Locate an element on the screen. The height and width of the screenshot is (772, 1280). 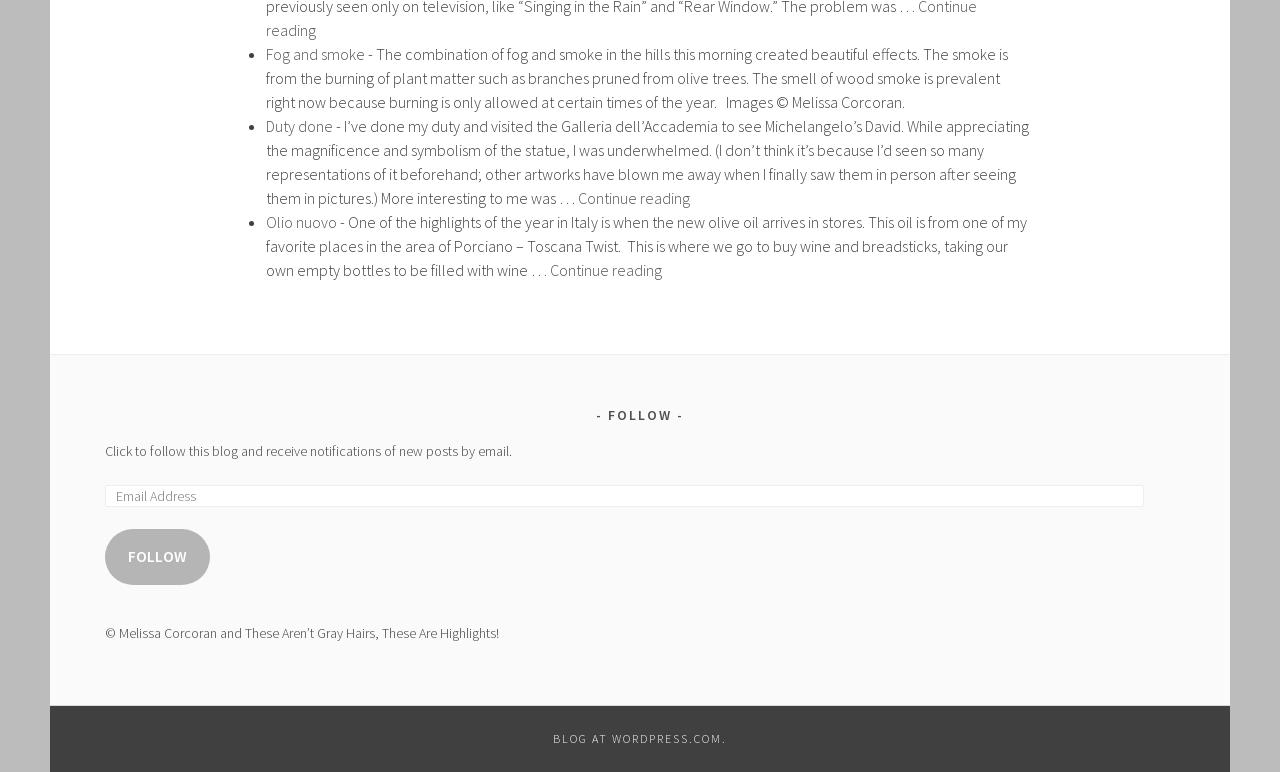
'I’ve done my duty and visited the Galleria dell’Accademia to see Michelangelo’s David. While appreciating the magnificence and symbolism of the statue, I was underwhelmed. (I don’t think it’s because I’d seen so many representations of it beforehand; other artworks have blown me away when I finally saw them in person after seeing them in pictures.) More interesting to me was …' is located at coordinates (647, 160).